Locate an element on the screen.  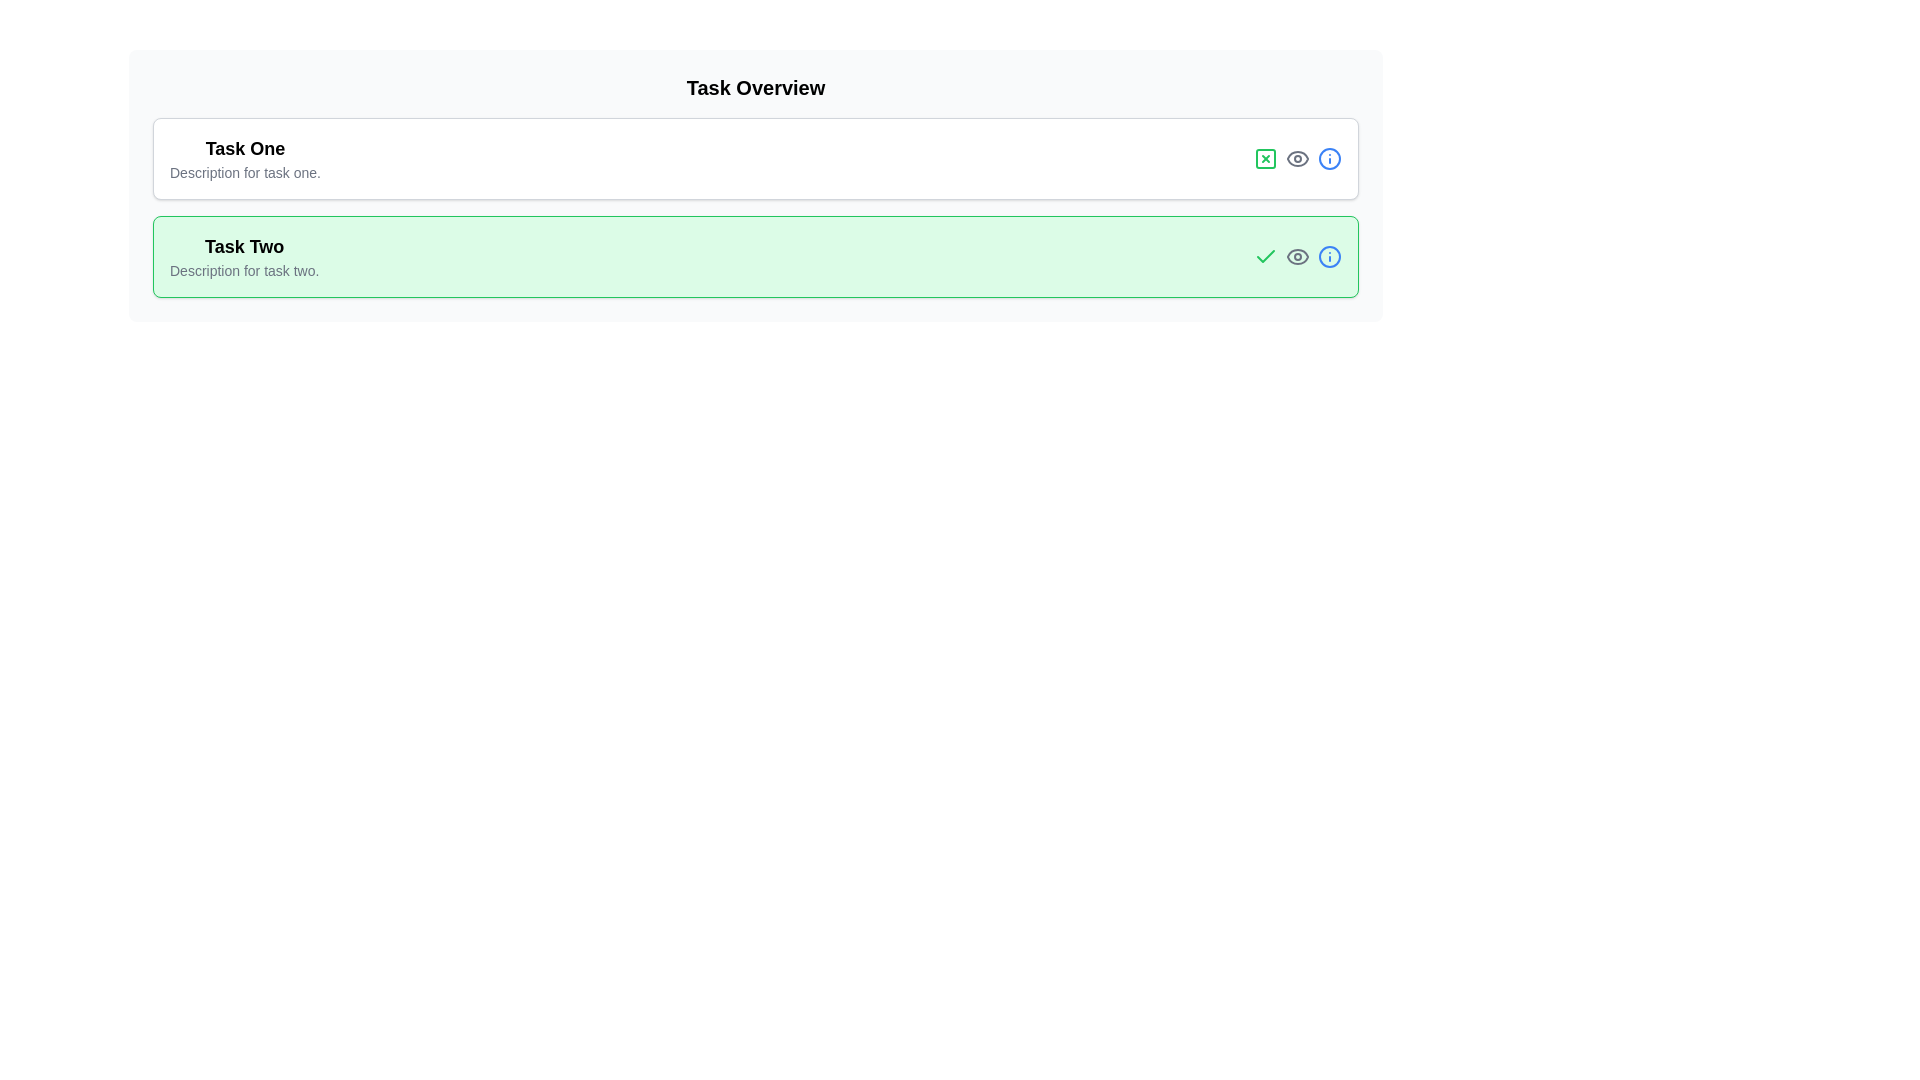
the eye icon located in the right section of the green-highlighted task card labeled 'Task Two', adjacent to the rightmost corner is located at coordinates (1297, 256).